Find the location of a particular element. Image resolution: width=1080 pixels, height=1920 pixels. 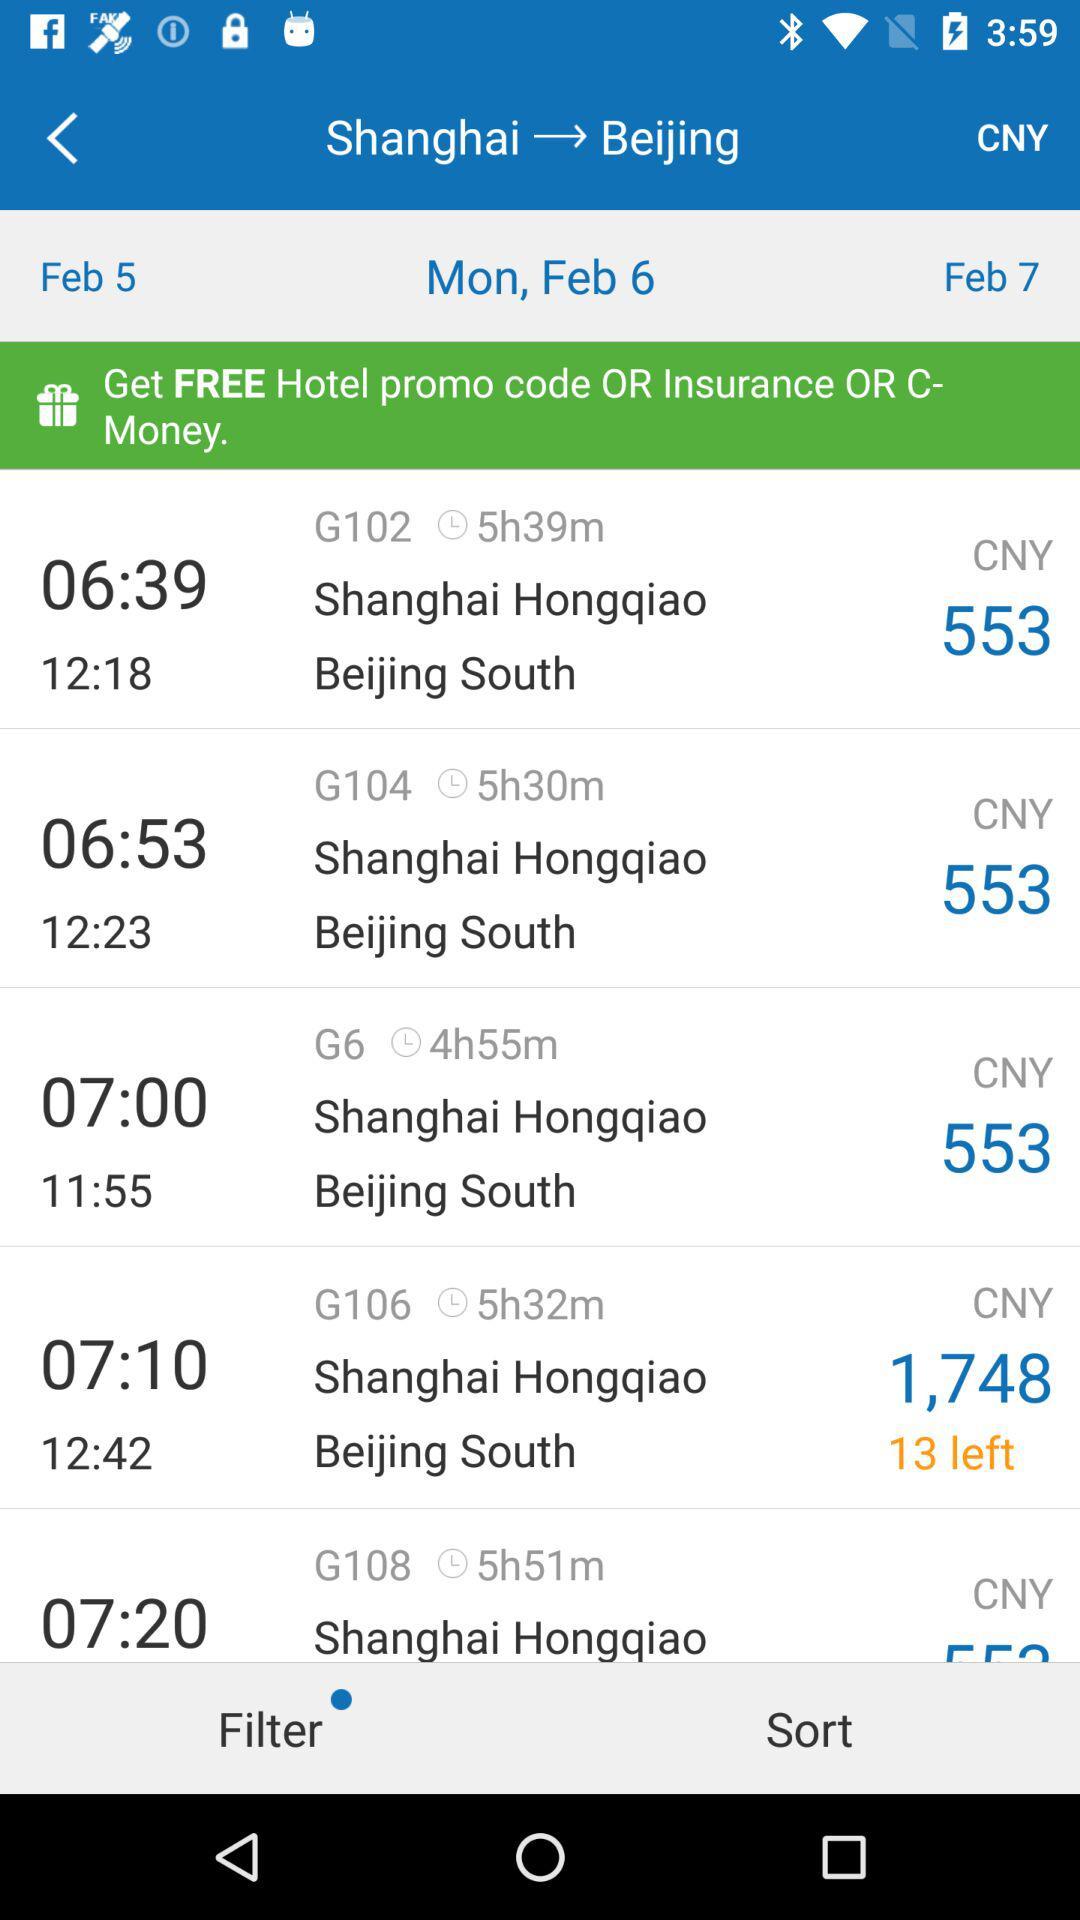

icon to the right of the feb 5 icon is located at coordinates (540, 274).